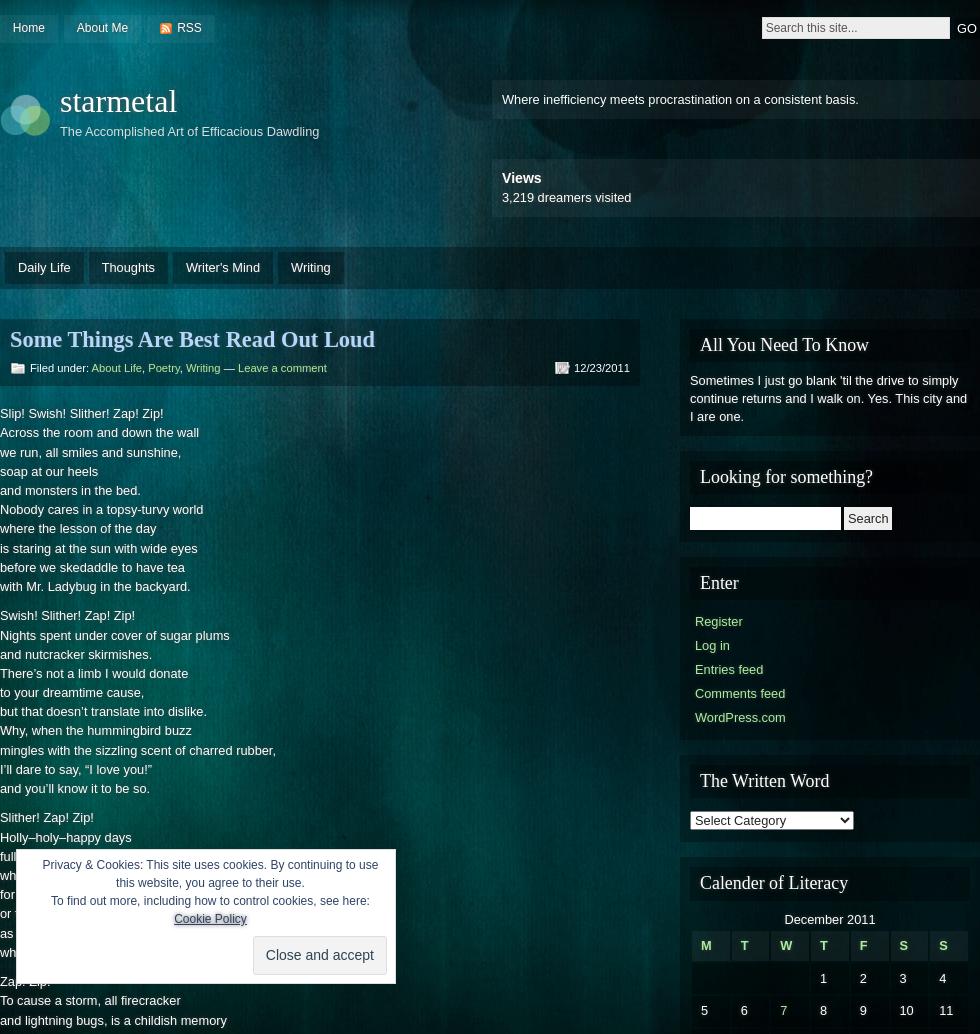  Describe the element at coordinates (729, 669) in the screenshot. I see `'Entries feed'` at that location.